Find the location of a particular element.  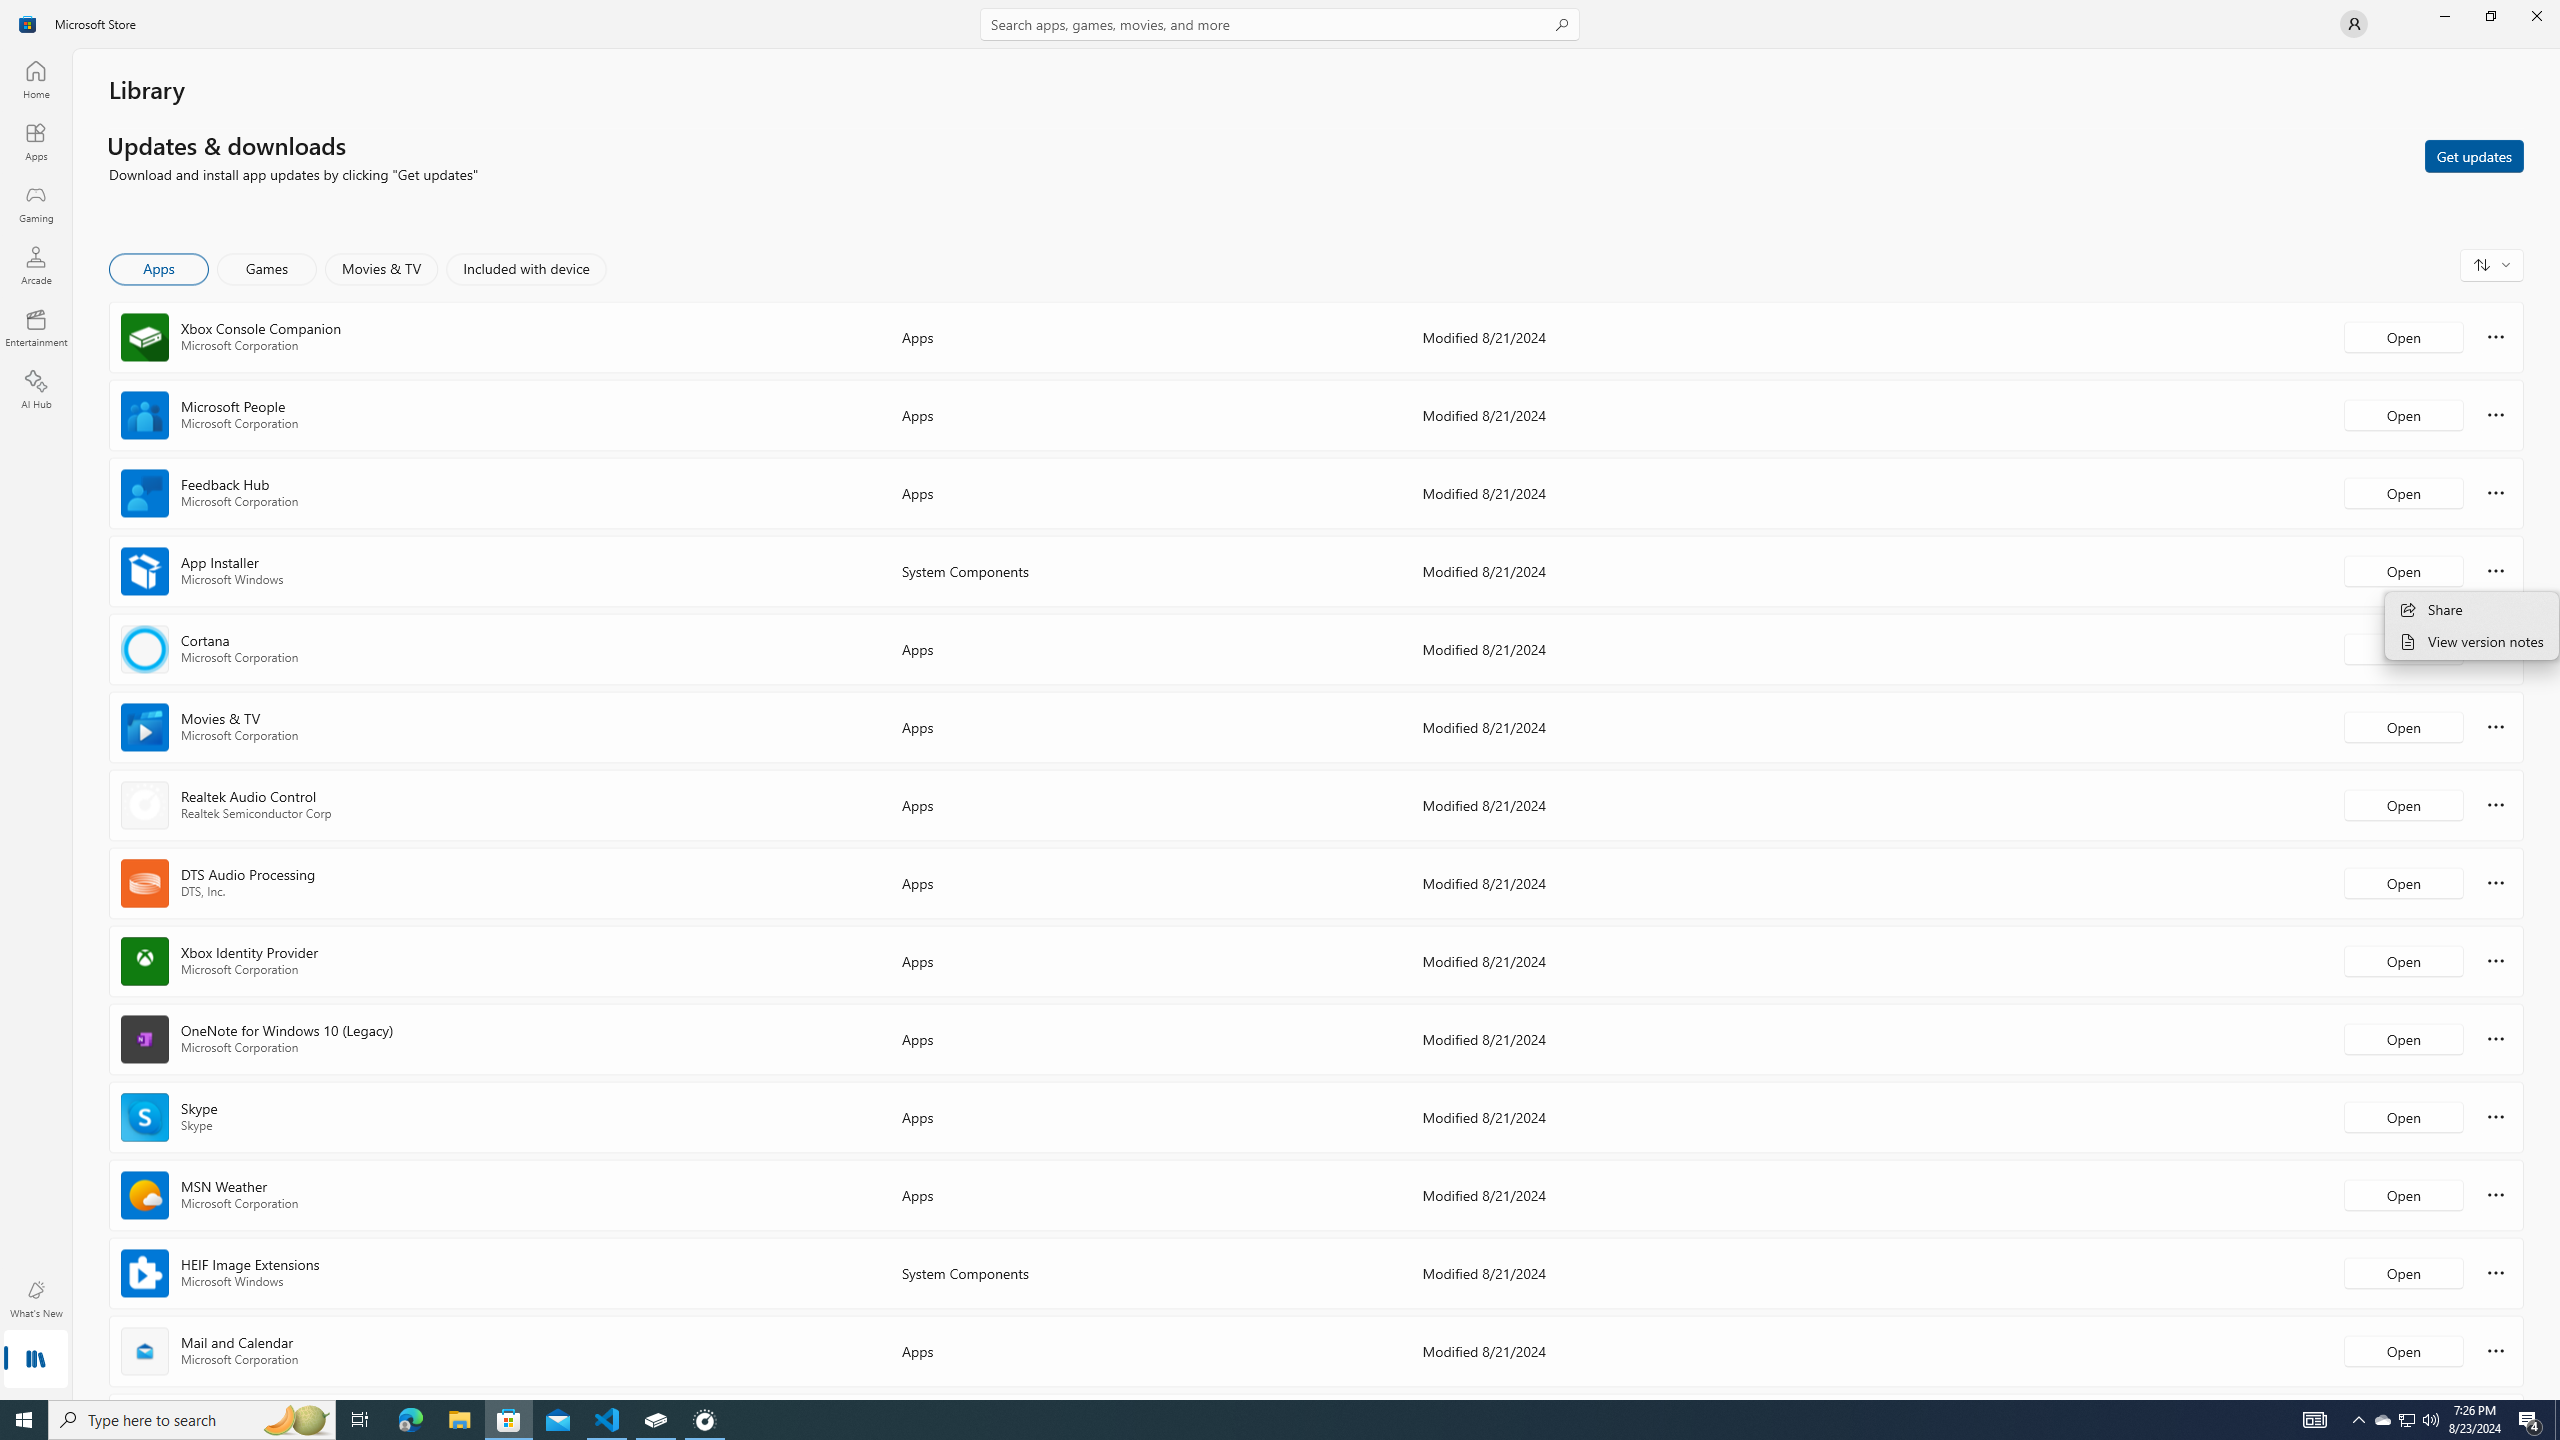

'Included with device' is located at coordinates (525, 268).